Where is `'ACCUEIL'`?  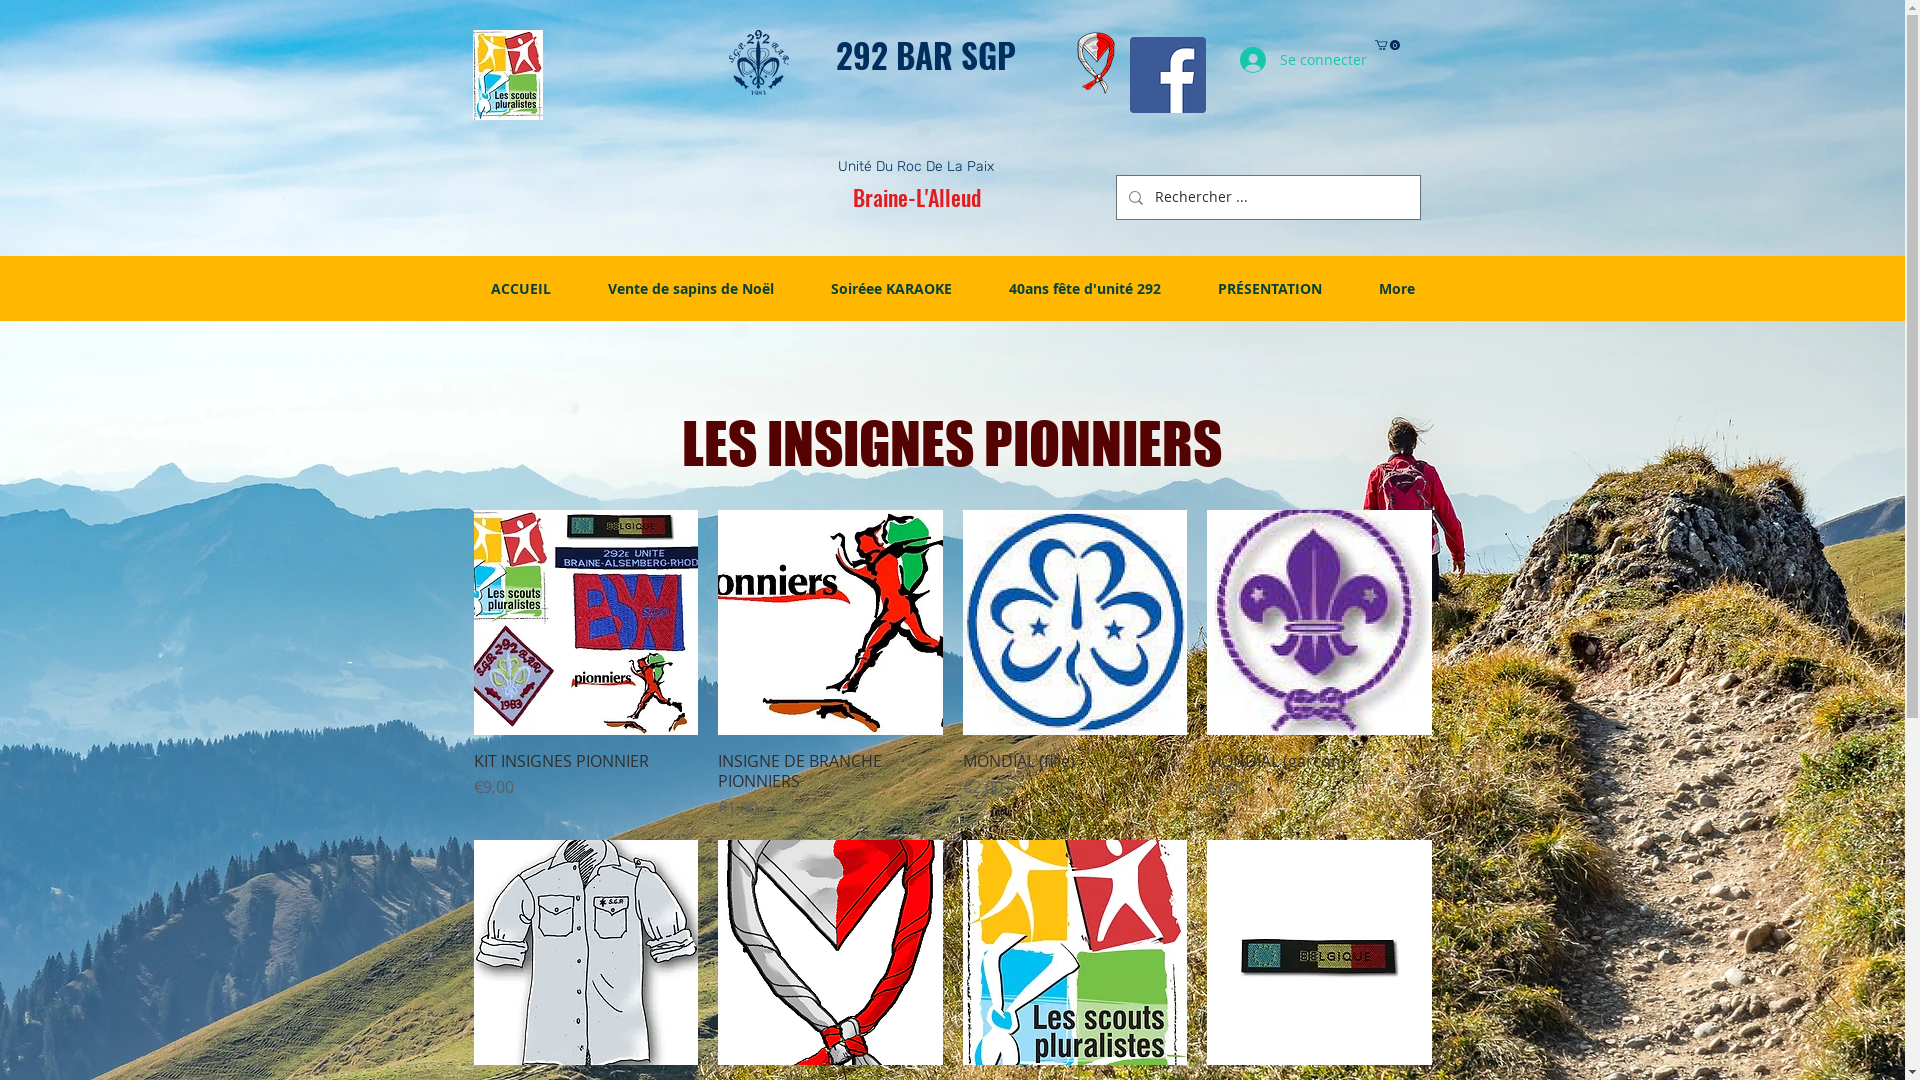
'ACCUEIL' is located at coordinates (520, 289).